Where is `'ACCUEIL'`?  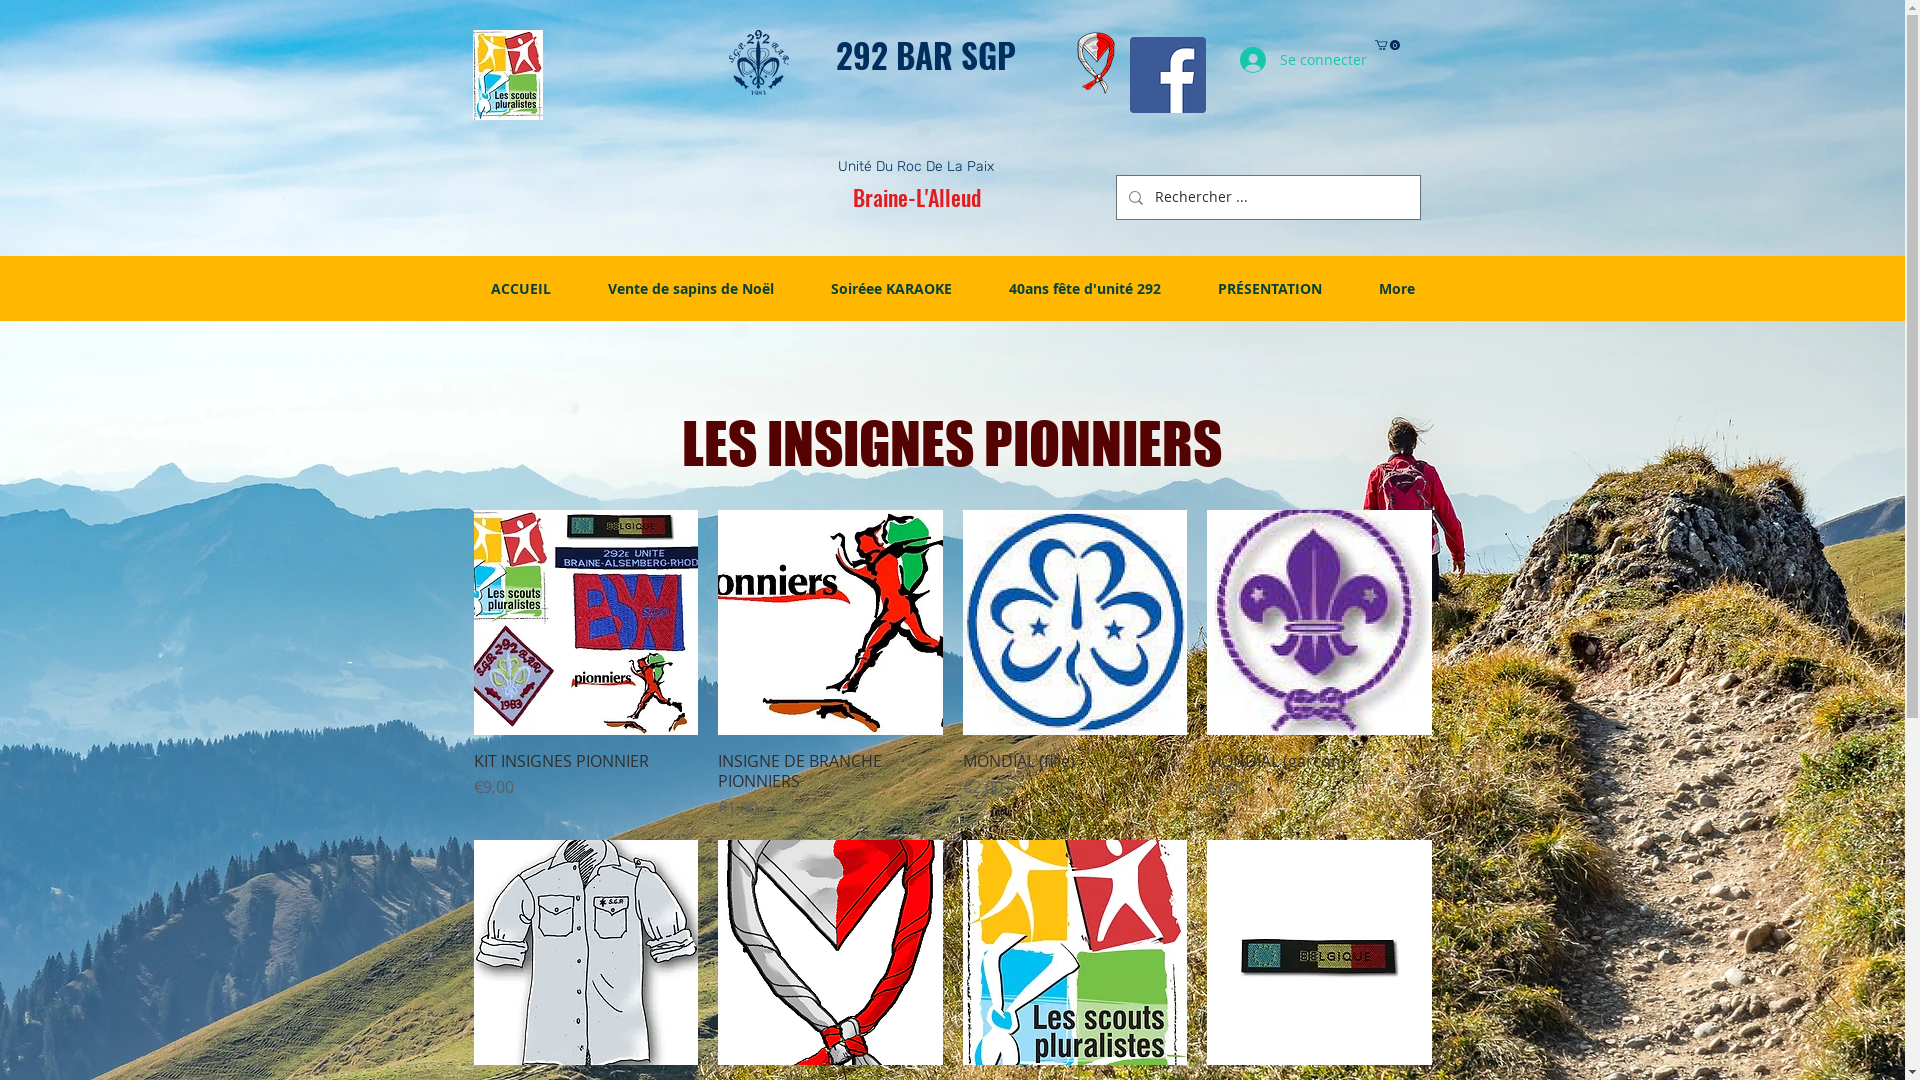
'ACCUEIL' is located at coordinates (520, 289).